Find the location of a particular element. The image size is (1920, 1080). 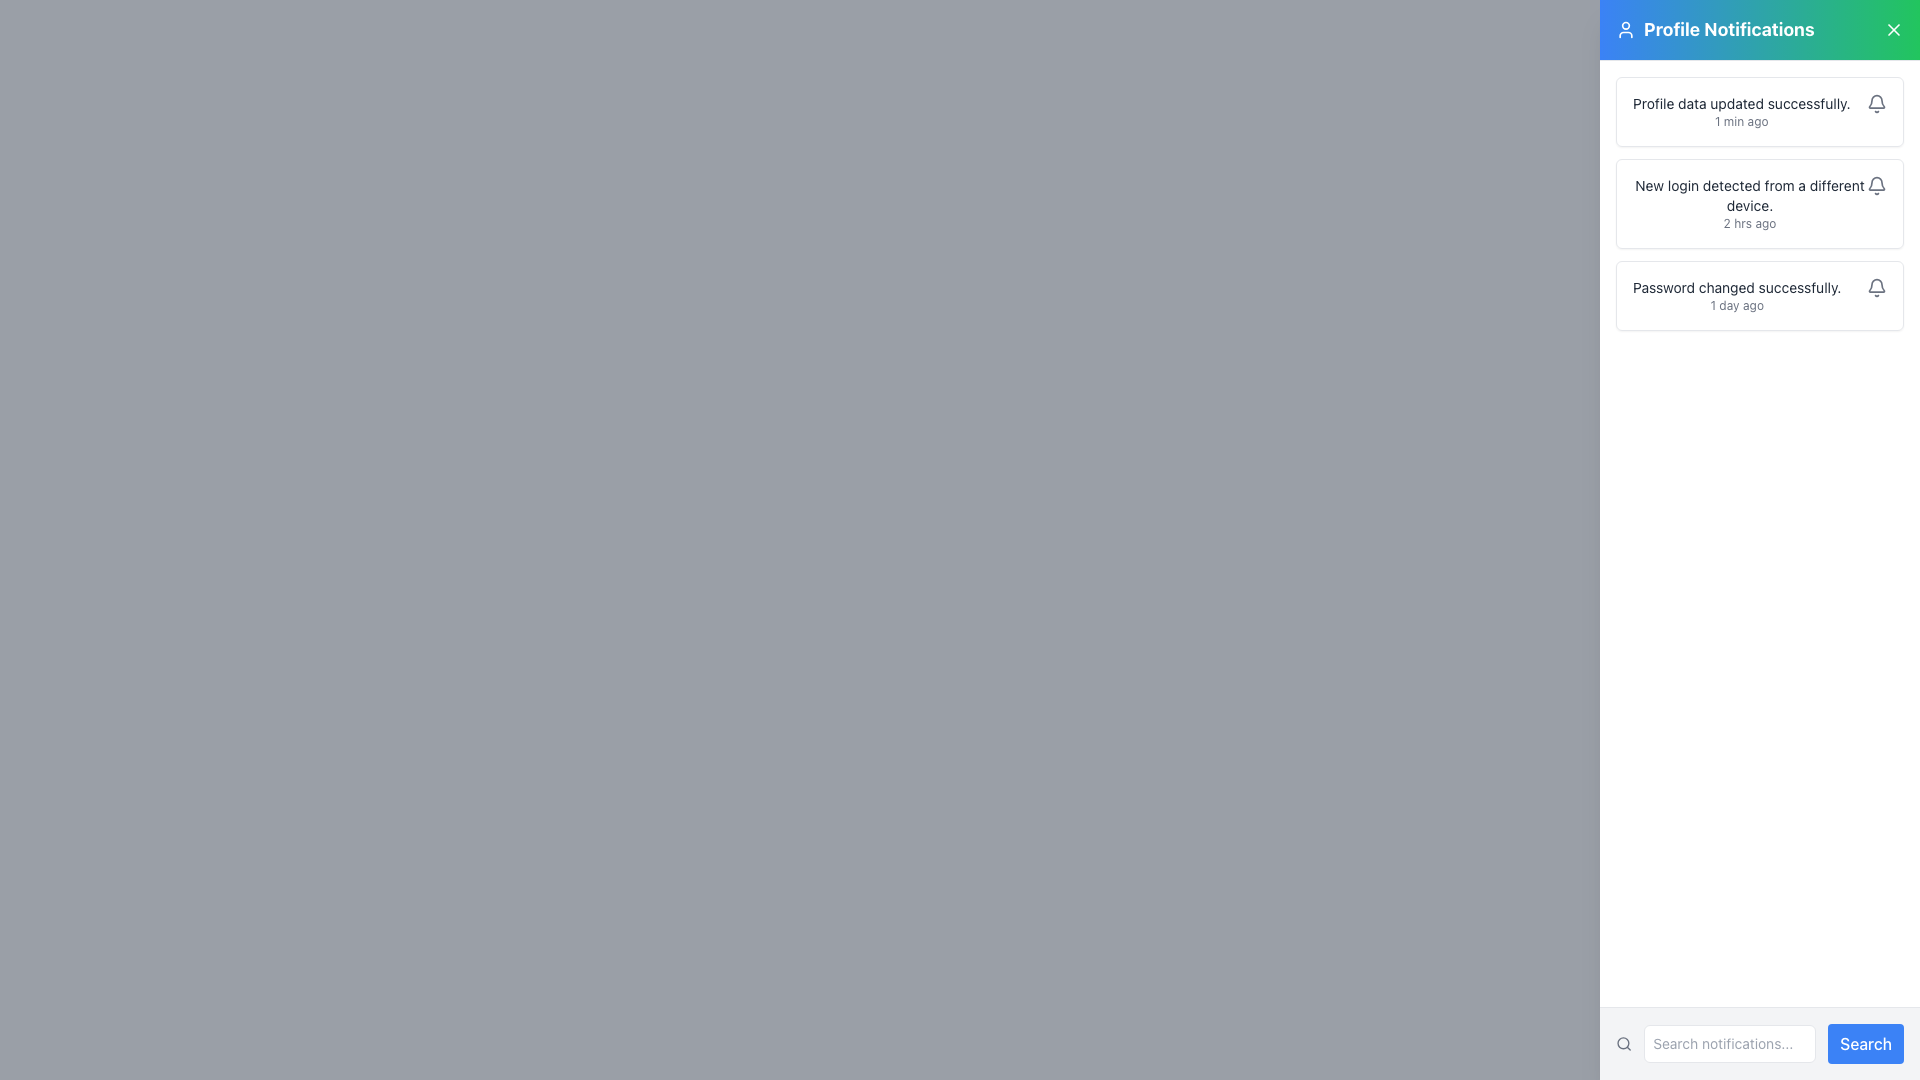

the notification text block that states 'New login detected from a different device.' to possibly reveal additional context or options is located at coordinates (1749, 204).